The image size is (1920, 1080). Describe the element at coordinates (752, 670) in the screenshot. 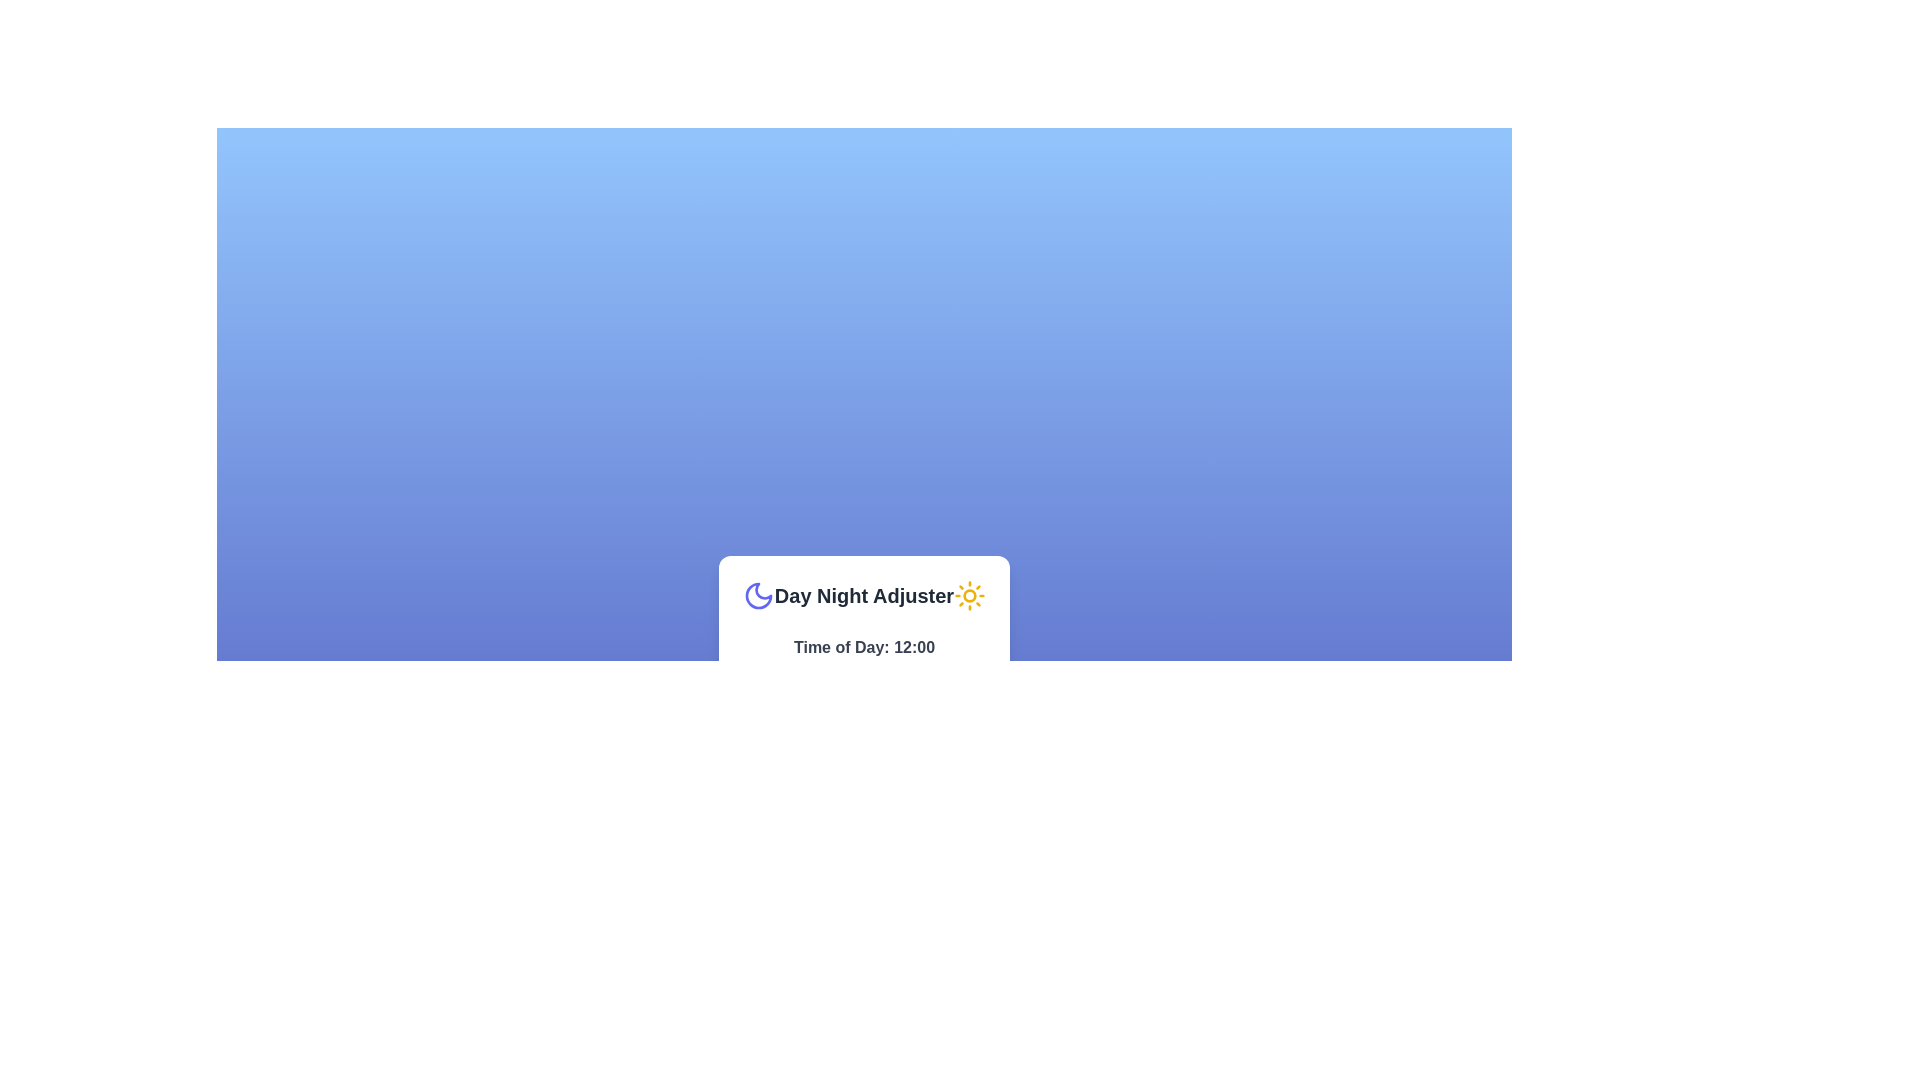

I see `the time to 1 hours using the slider` at that location.